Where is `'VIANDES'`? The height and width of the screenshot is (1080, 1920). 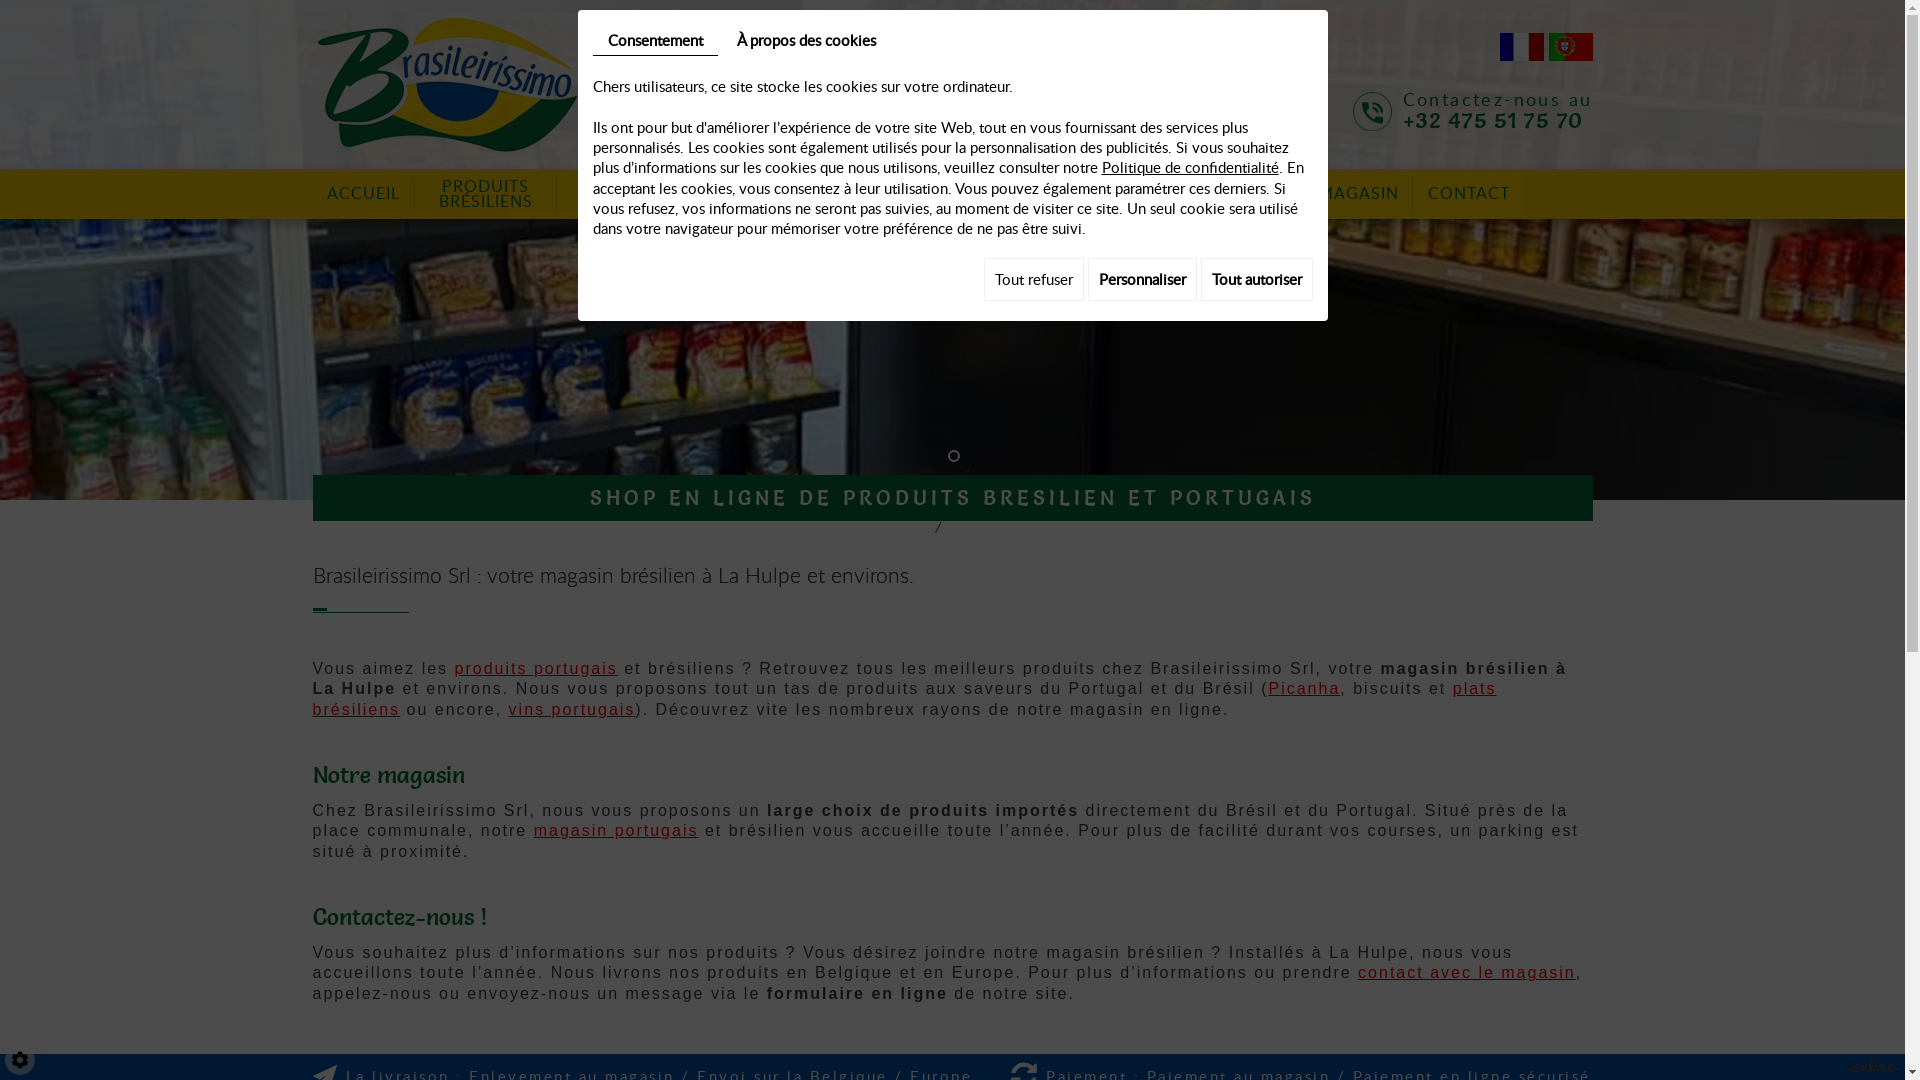
'VIANDES' is located at coordinates (753, 193).